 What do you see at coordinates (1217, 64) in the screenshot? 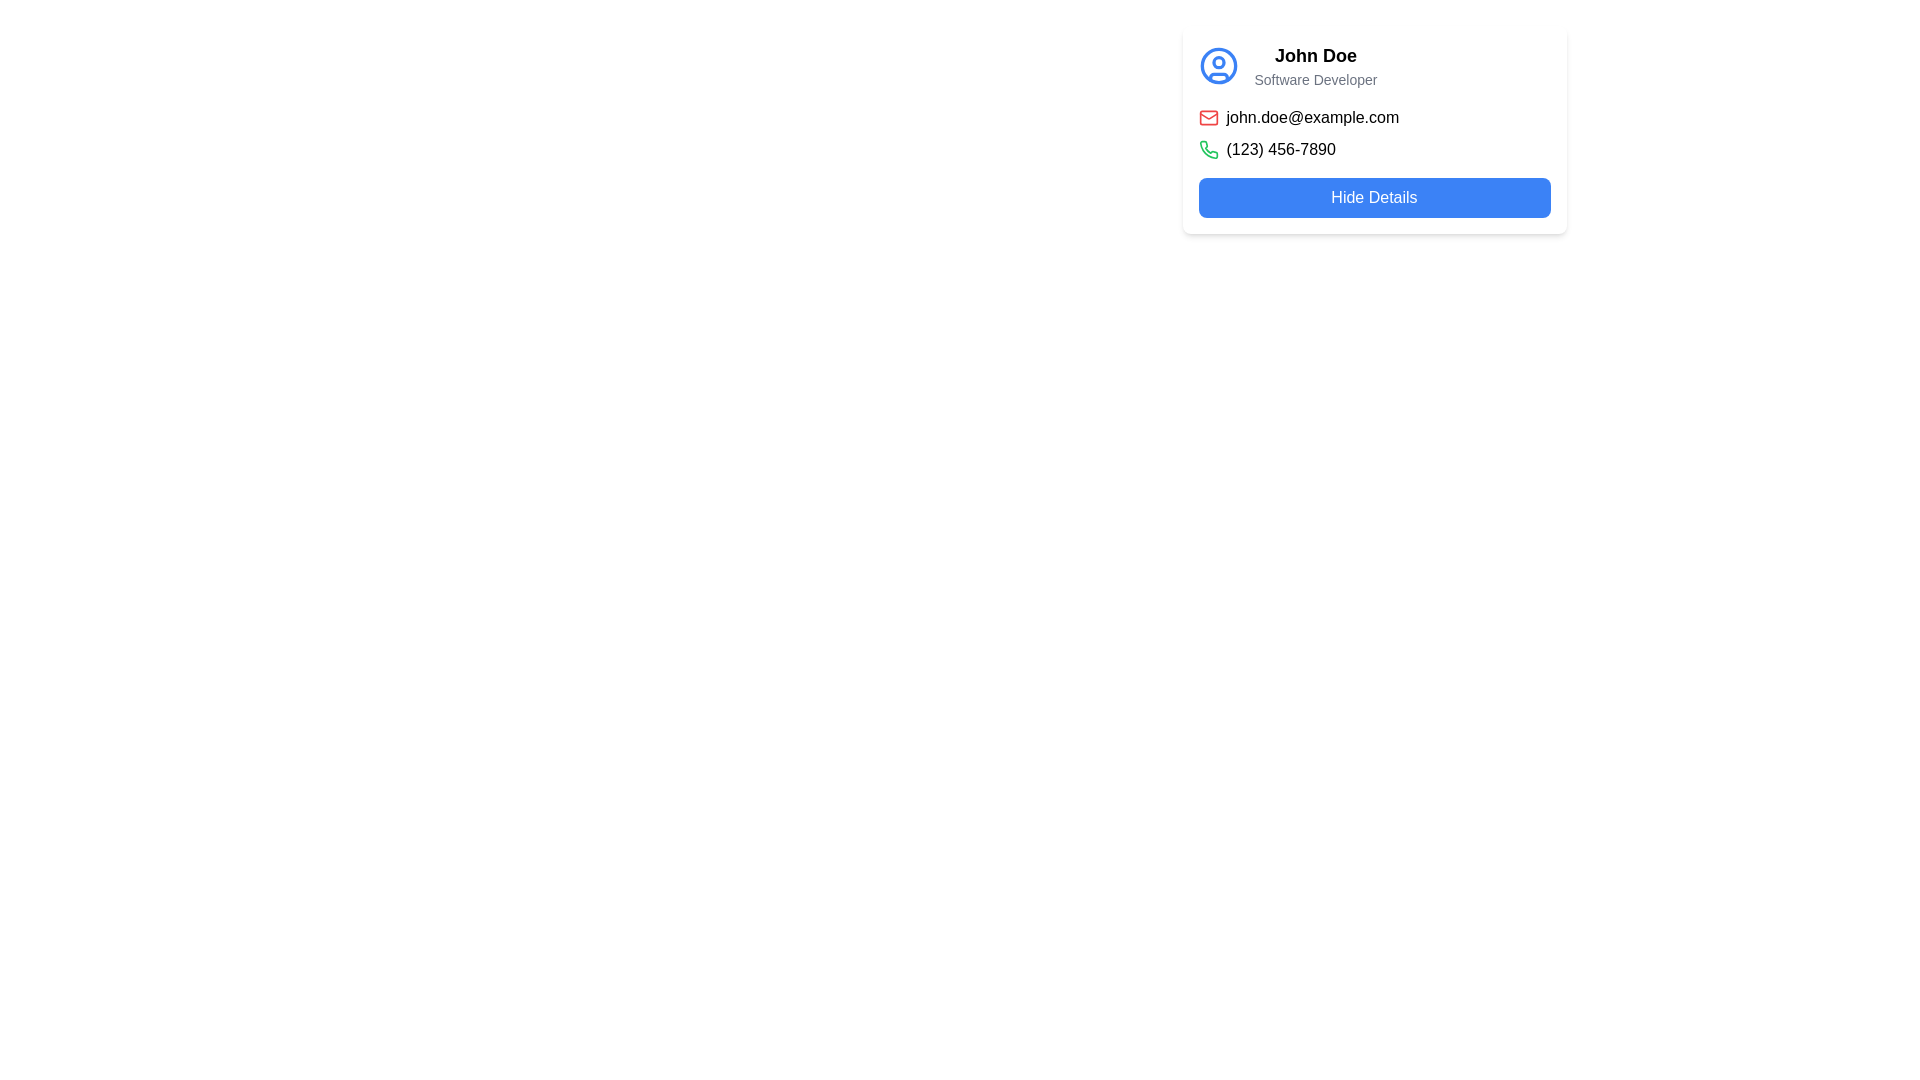
I see `the user profile icon, which is a circular icon with a blue outline located in the top-left corner of a user details card` at bounding box center [1217, 64].